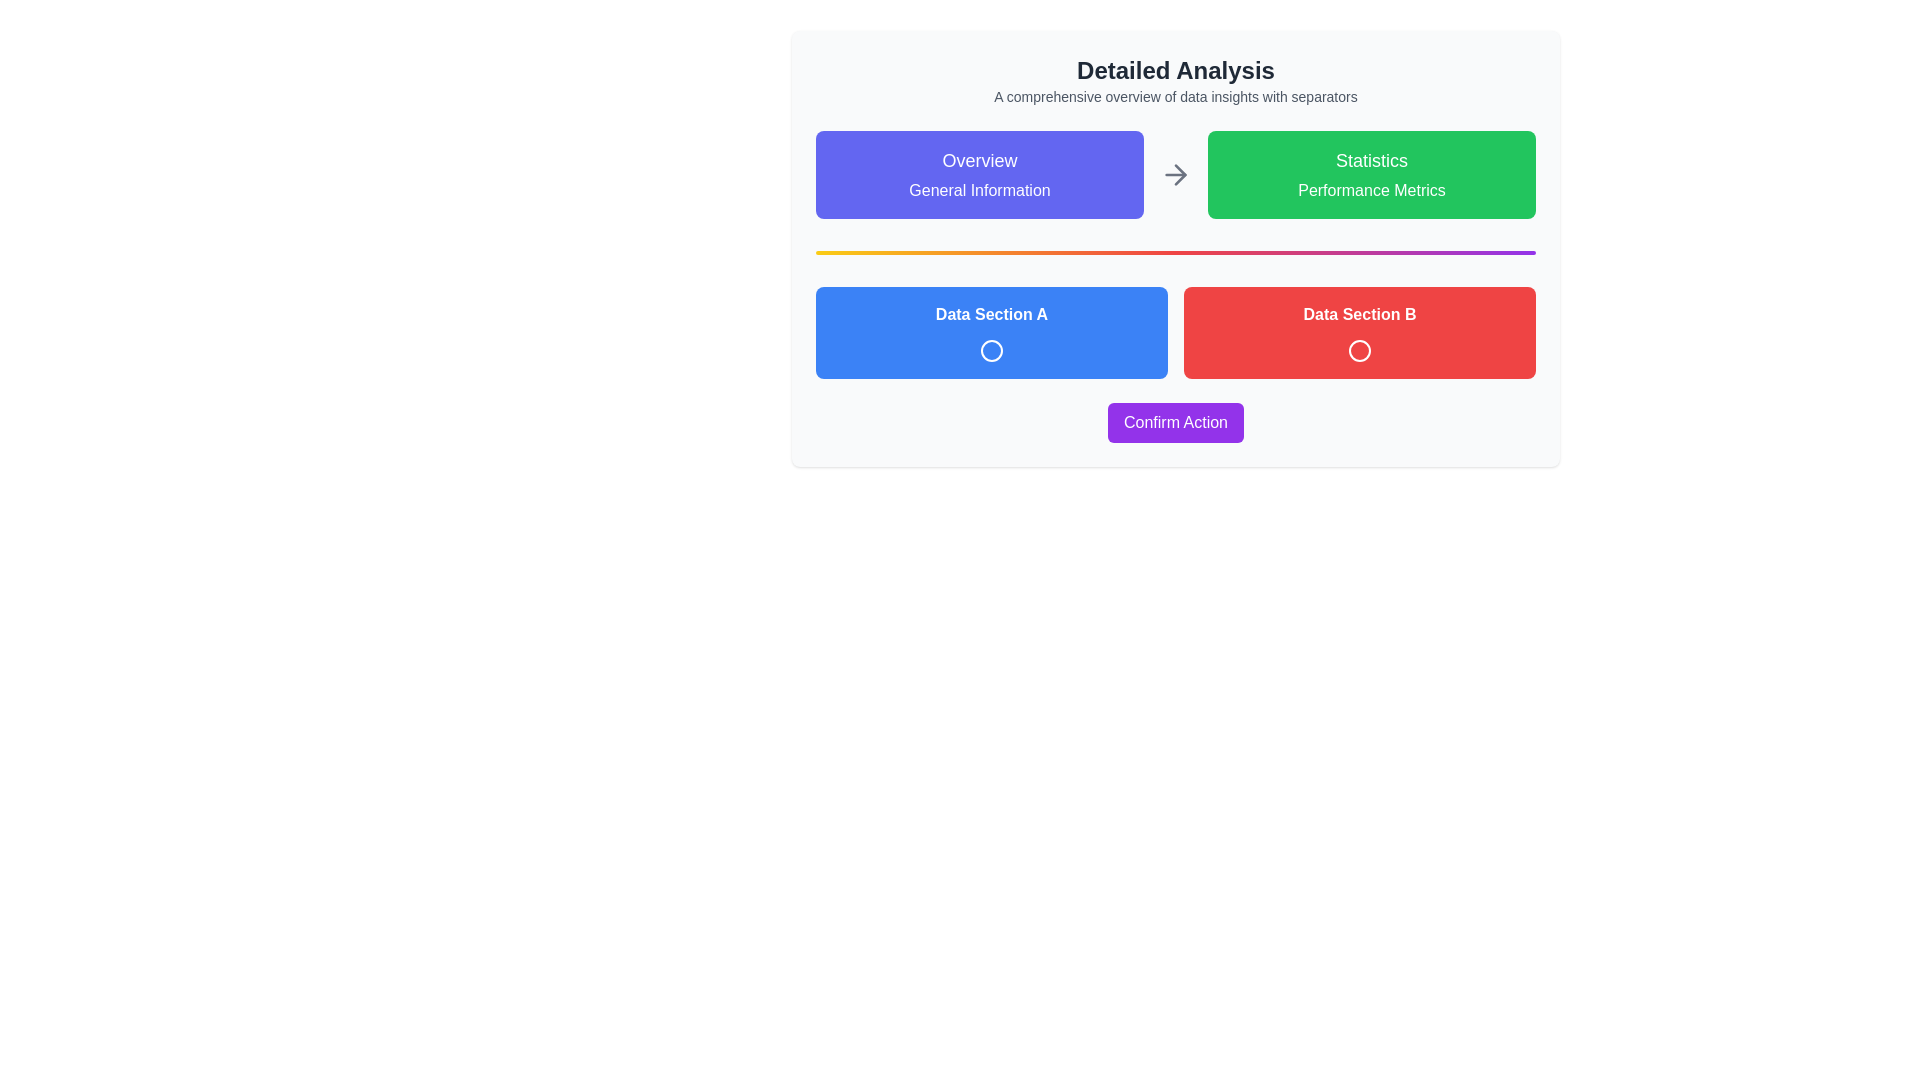 This screenshot has height=1080, width=1920. Describe the element at coordinates (979, 191) in the screenshot. I see `the Text label that provides additional context under the 'Overview' heading, located in the blue button-like area on the left side of the UI` at that location.